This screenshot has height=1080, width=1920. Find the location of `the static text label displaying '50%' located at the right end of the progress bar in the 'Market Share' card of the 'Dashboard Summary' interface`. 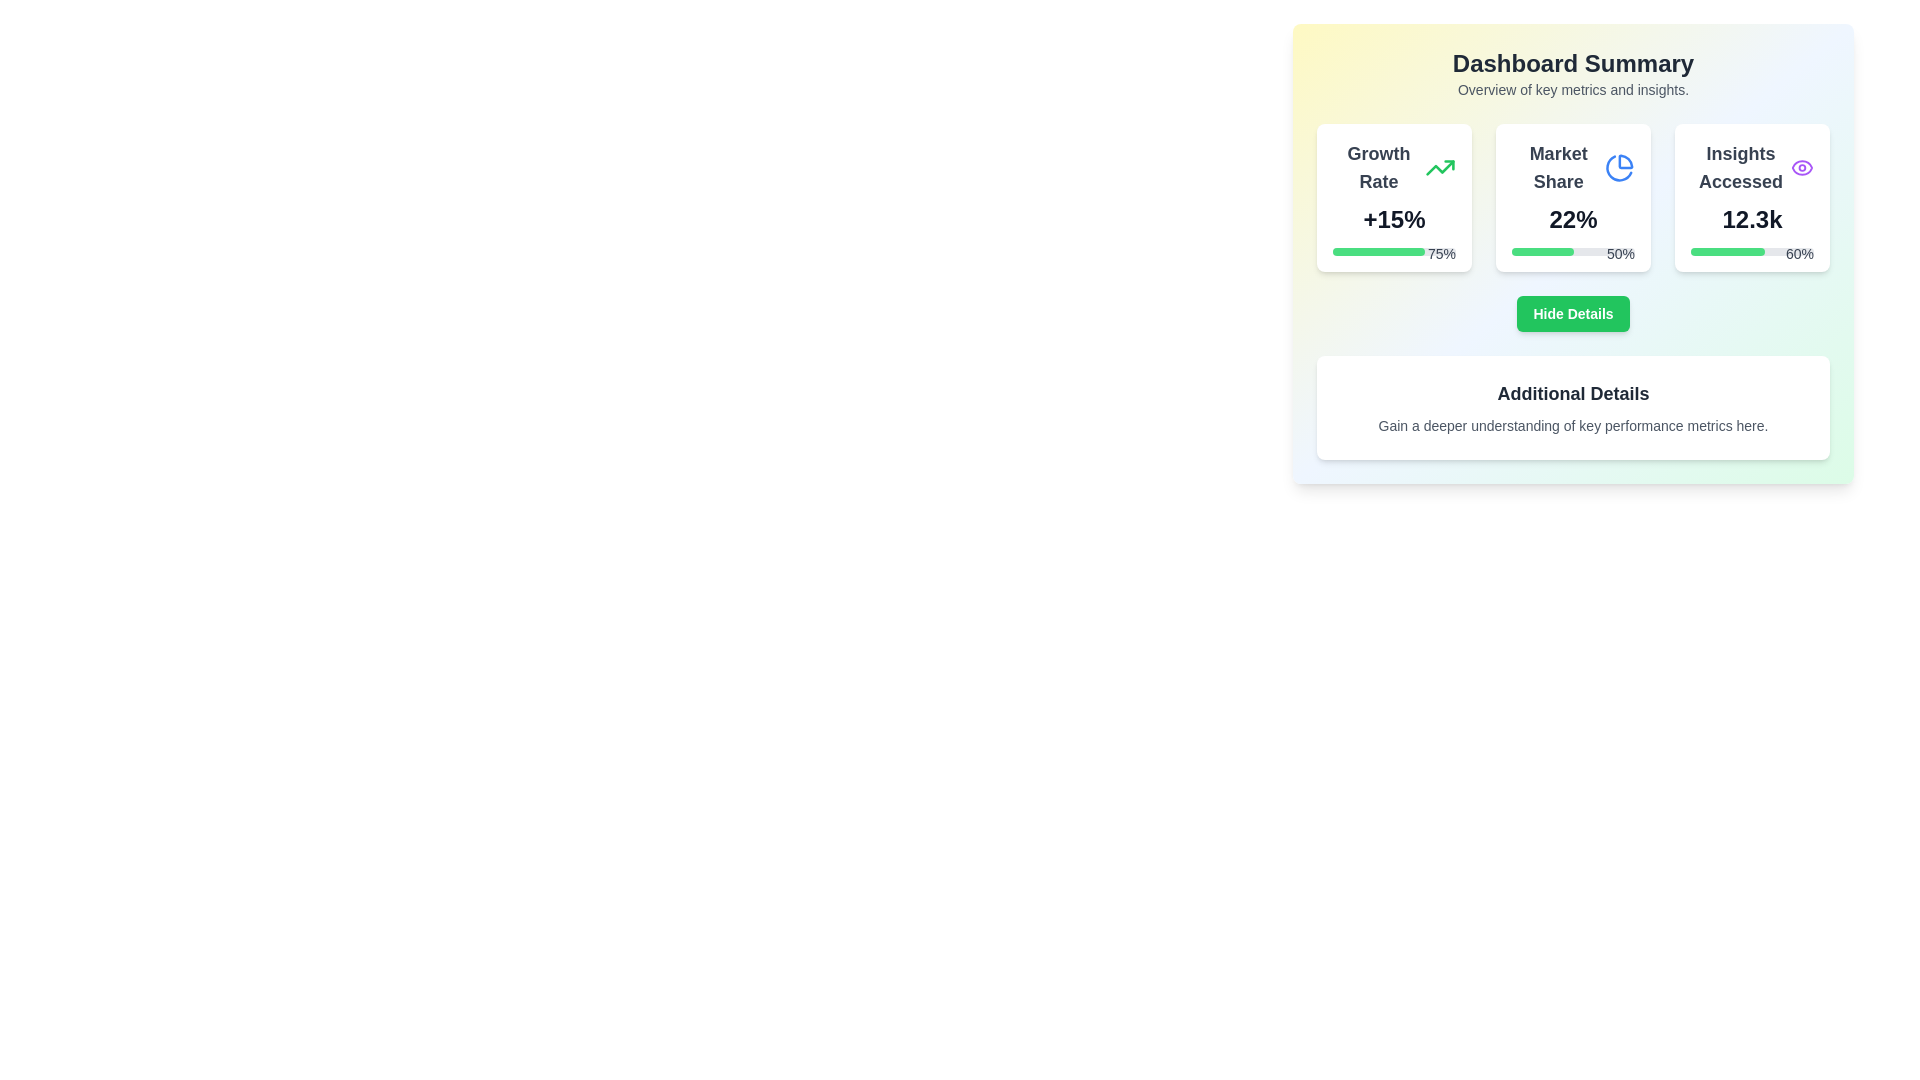

the static text label displaying '50%' located at the right end of the progress bar in the 'Market Share' card of the 'Dashboard Summary' interface is located at coordinates (1621, 253).